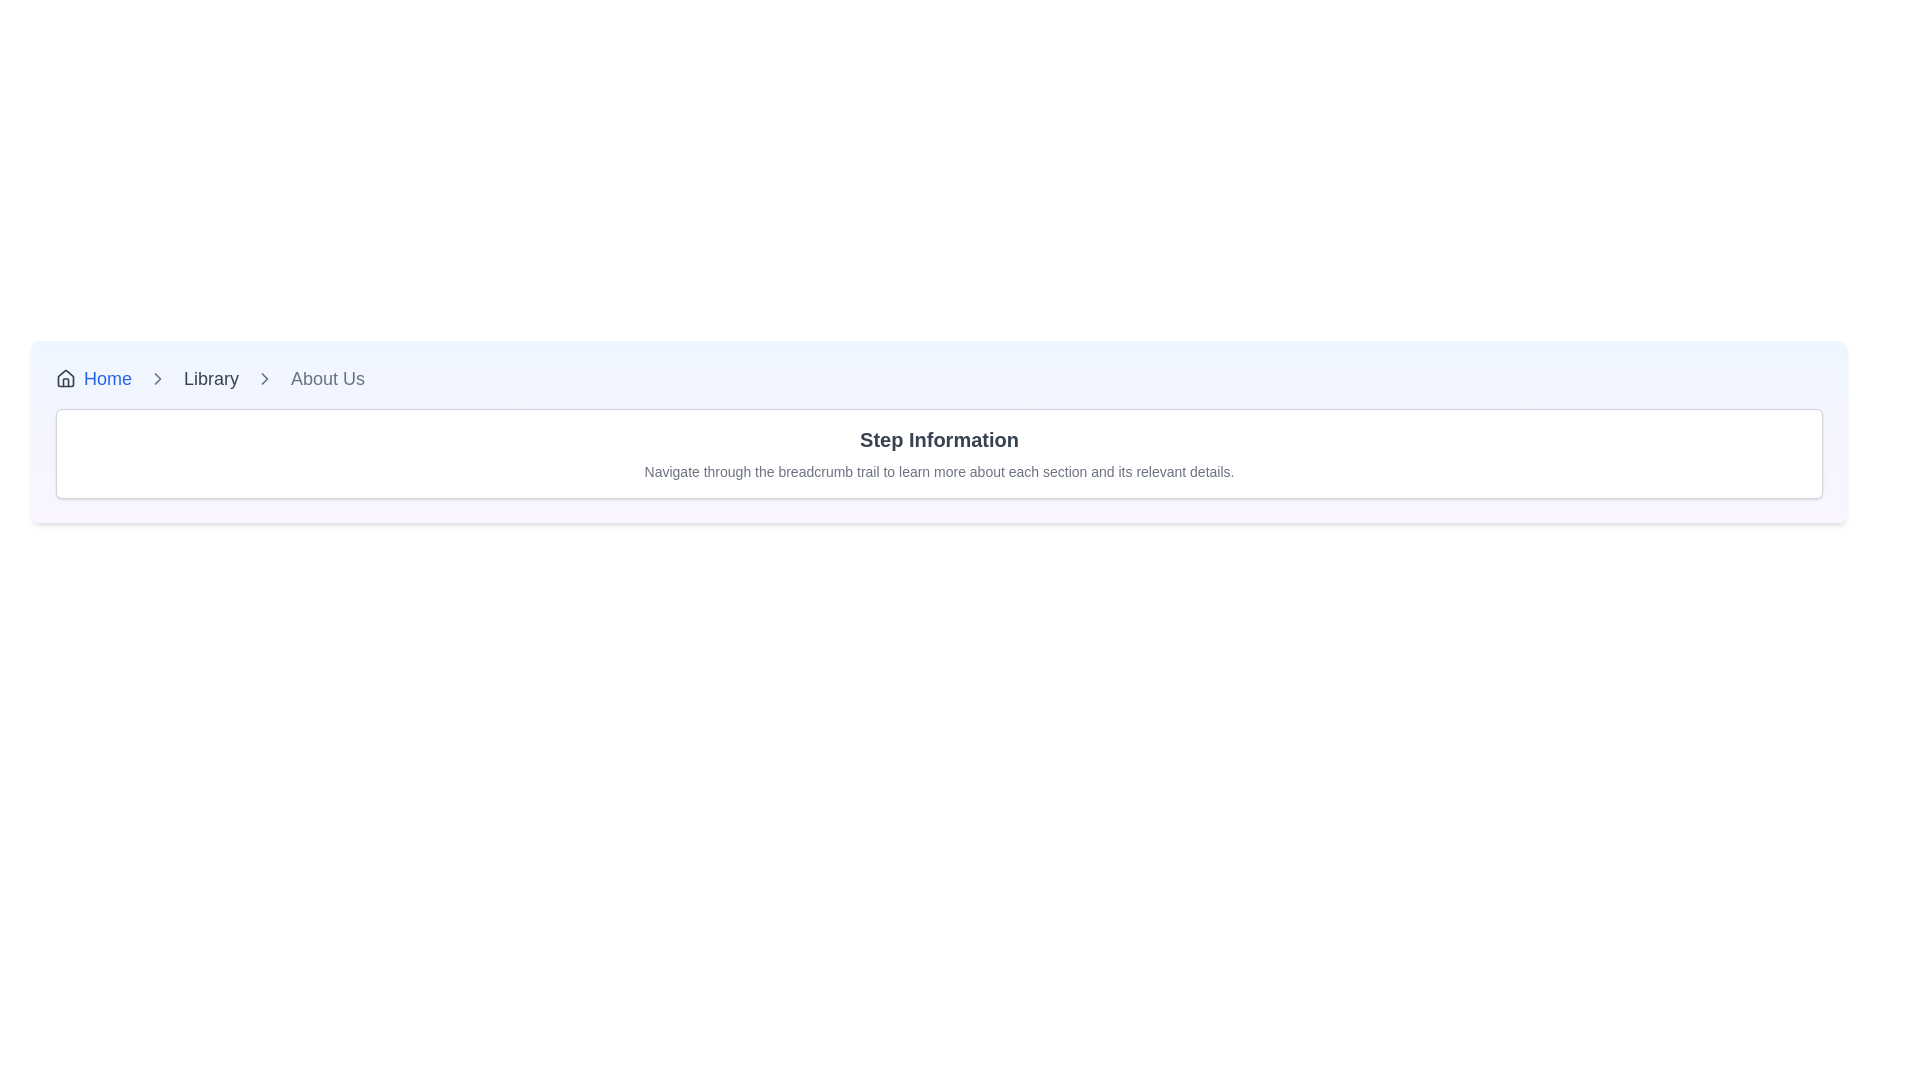  Describe the element at coordinates (328, 378) in the screenshot. I see `the static text 'About Us' in the breadcrumb navigation bar, which is styled in gray and indicates an inactive state` at that location.